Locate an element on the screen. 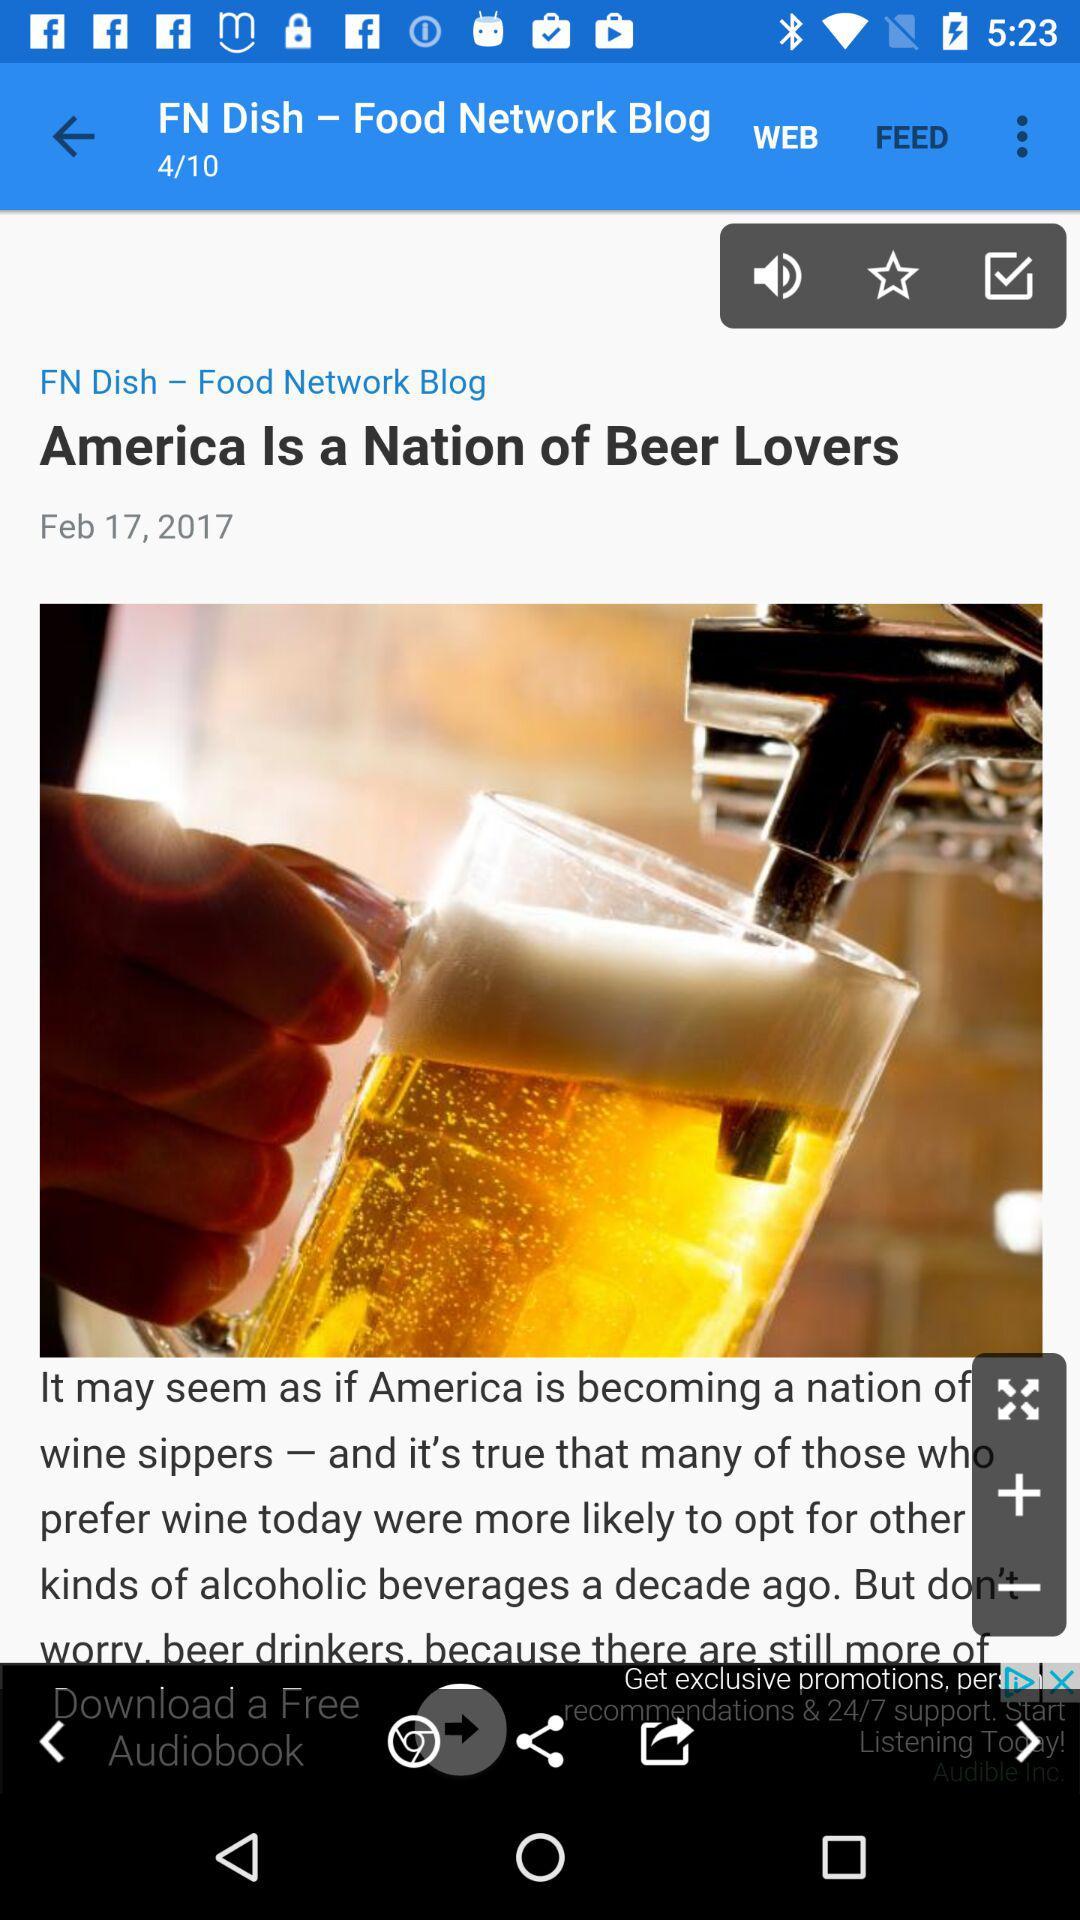 The width and height of the screenshot is (1080, 1920). open the image is located at coordinates (1019, 1399).